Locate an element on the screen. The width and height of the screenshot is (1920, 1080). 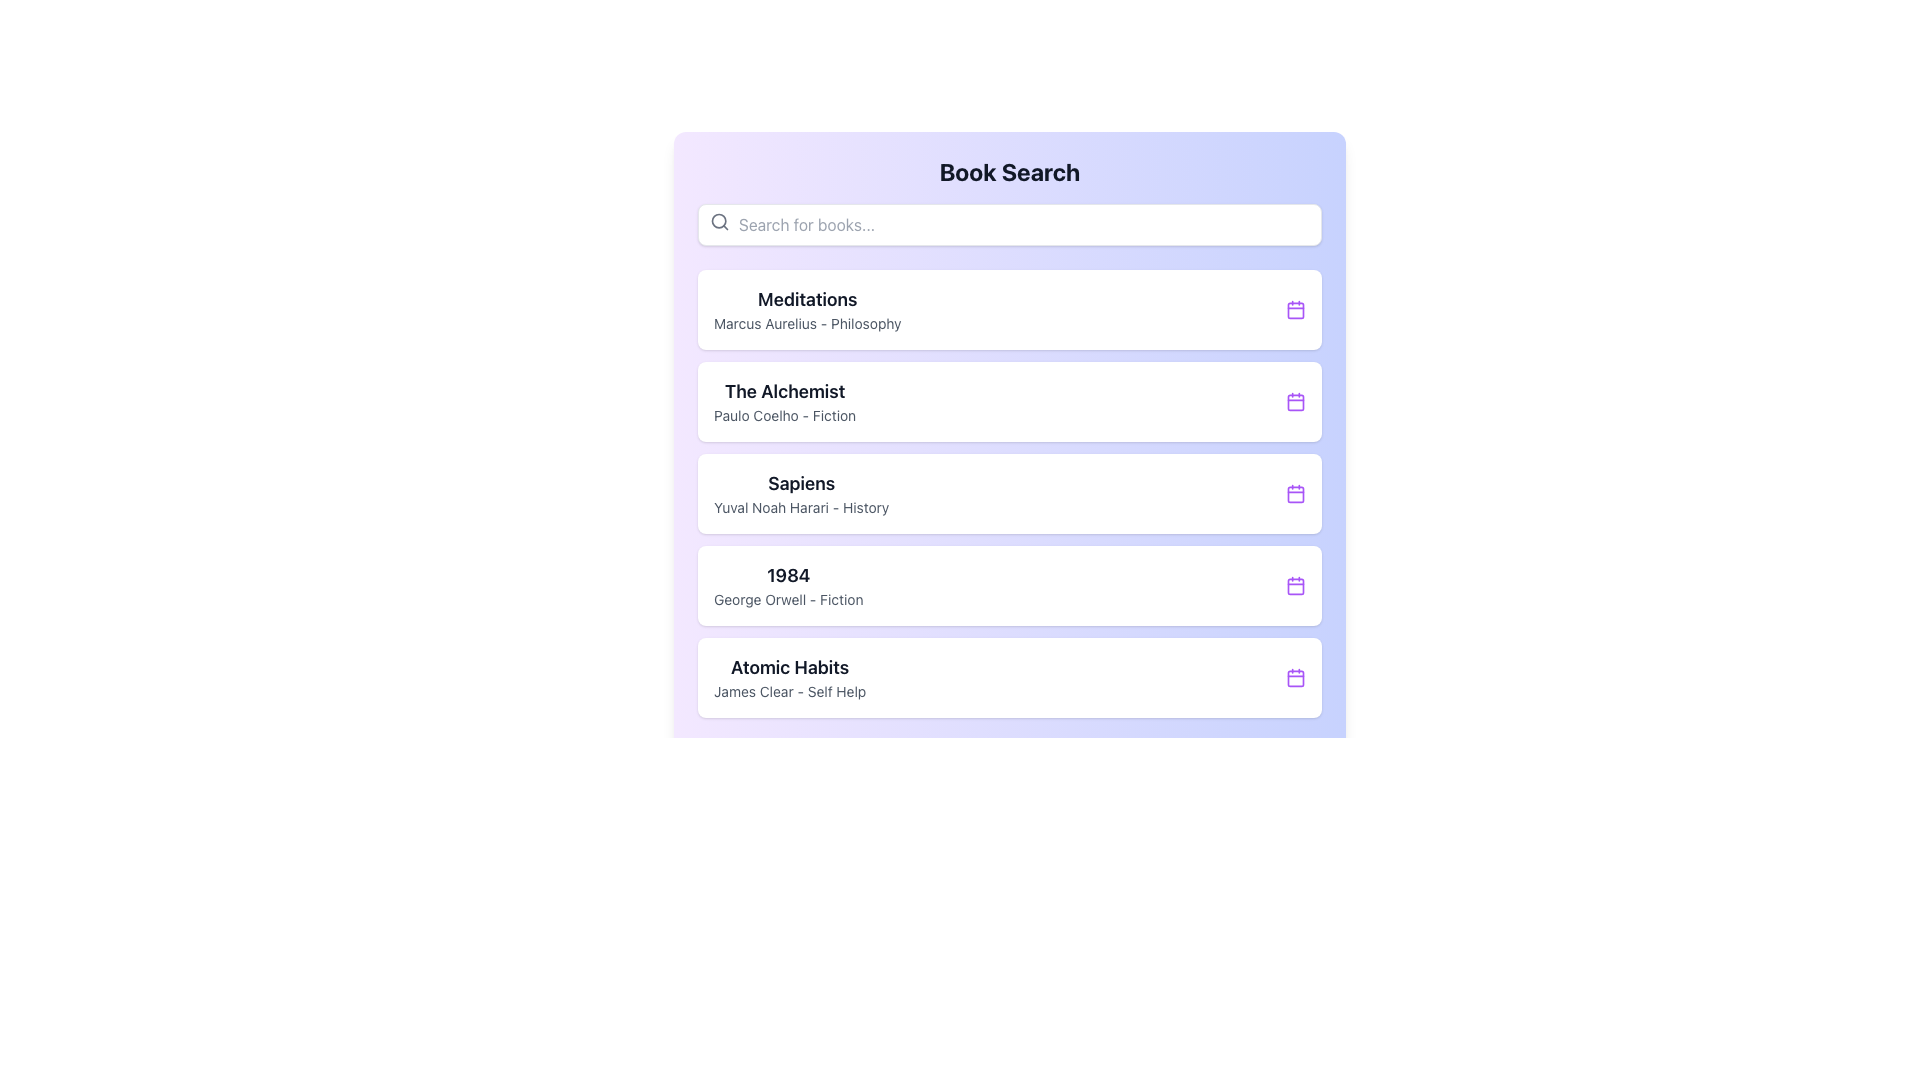
title 'The Alchemist' and author information 'Paulo Coelho - Fiction' from the text block element, which is the second item in a vertically stacked list of books is located at coordinates (784, 401).